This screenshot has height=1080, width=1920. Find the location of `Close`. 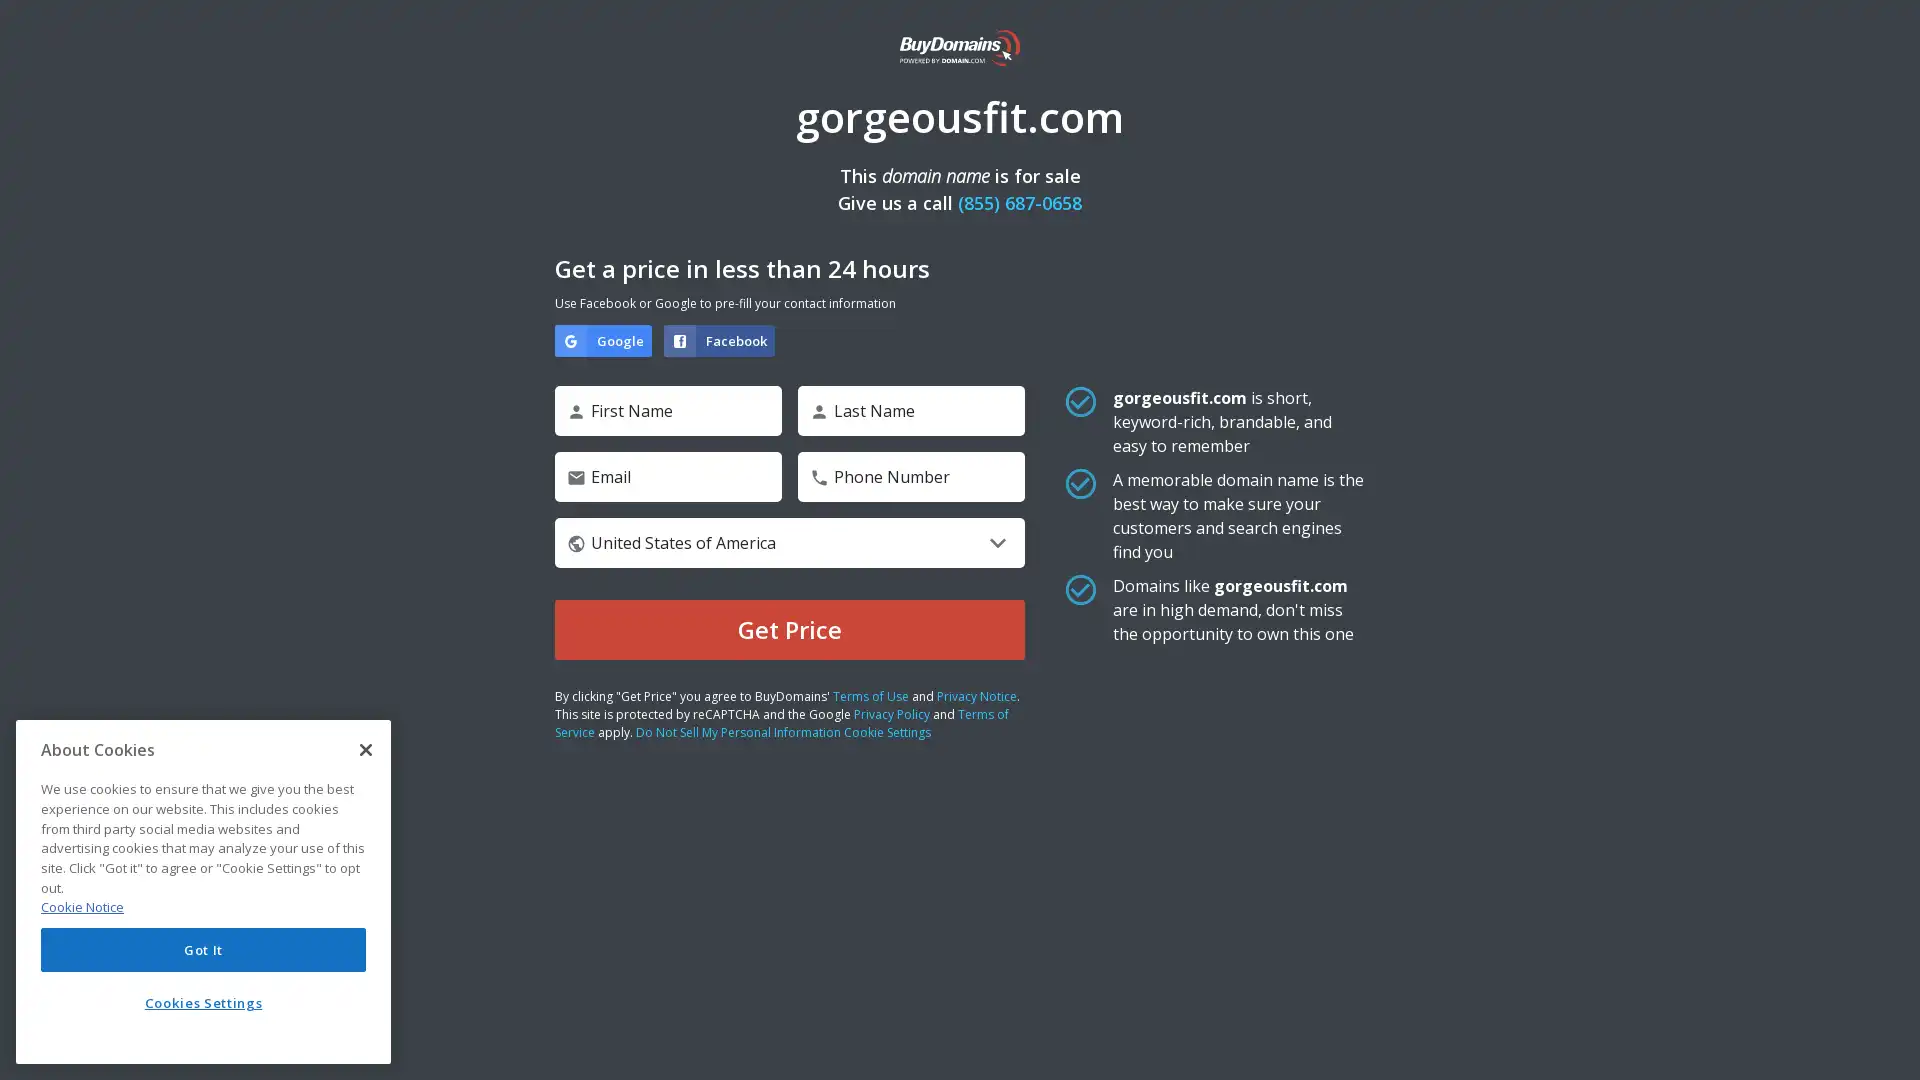

Close is located at coordinates (365, 749).